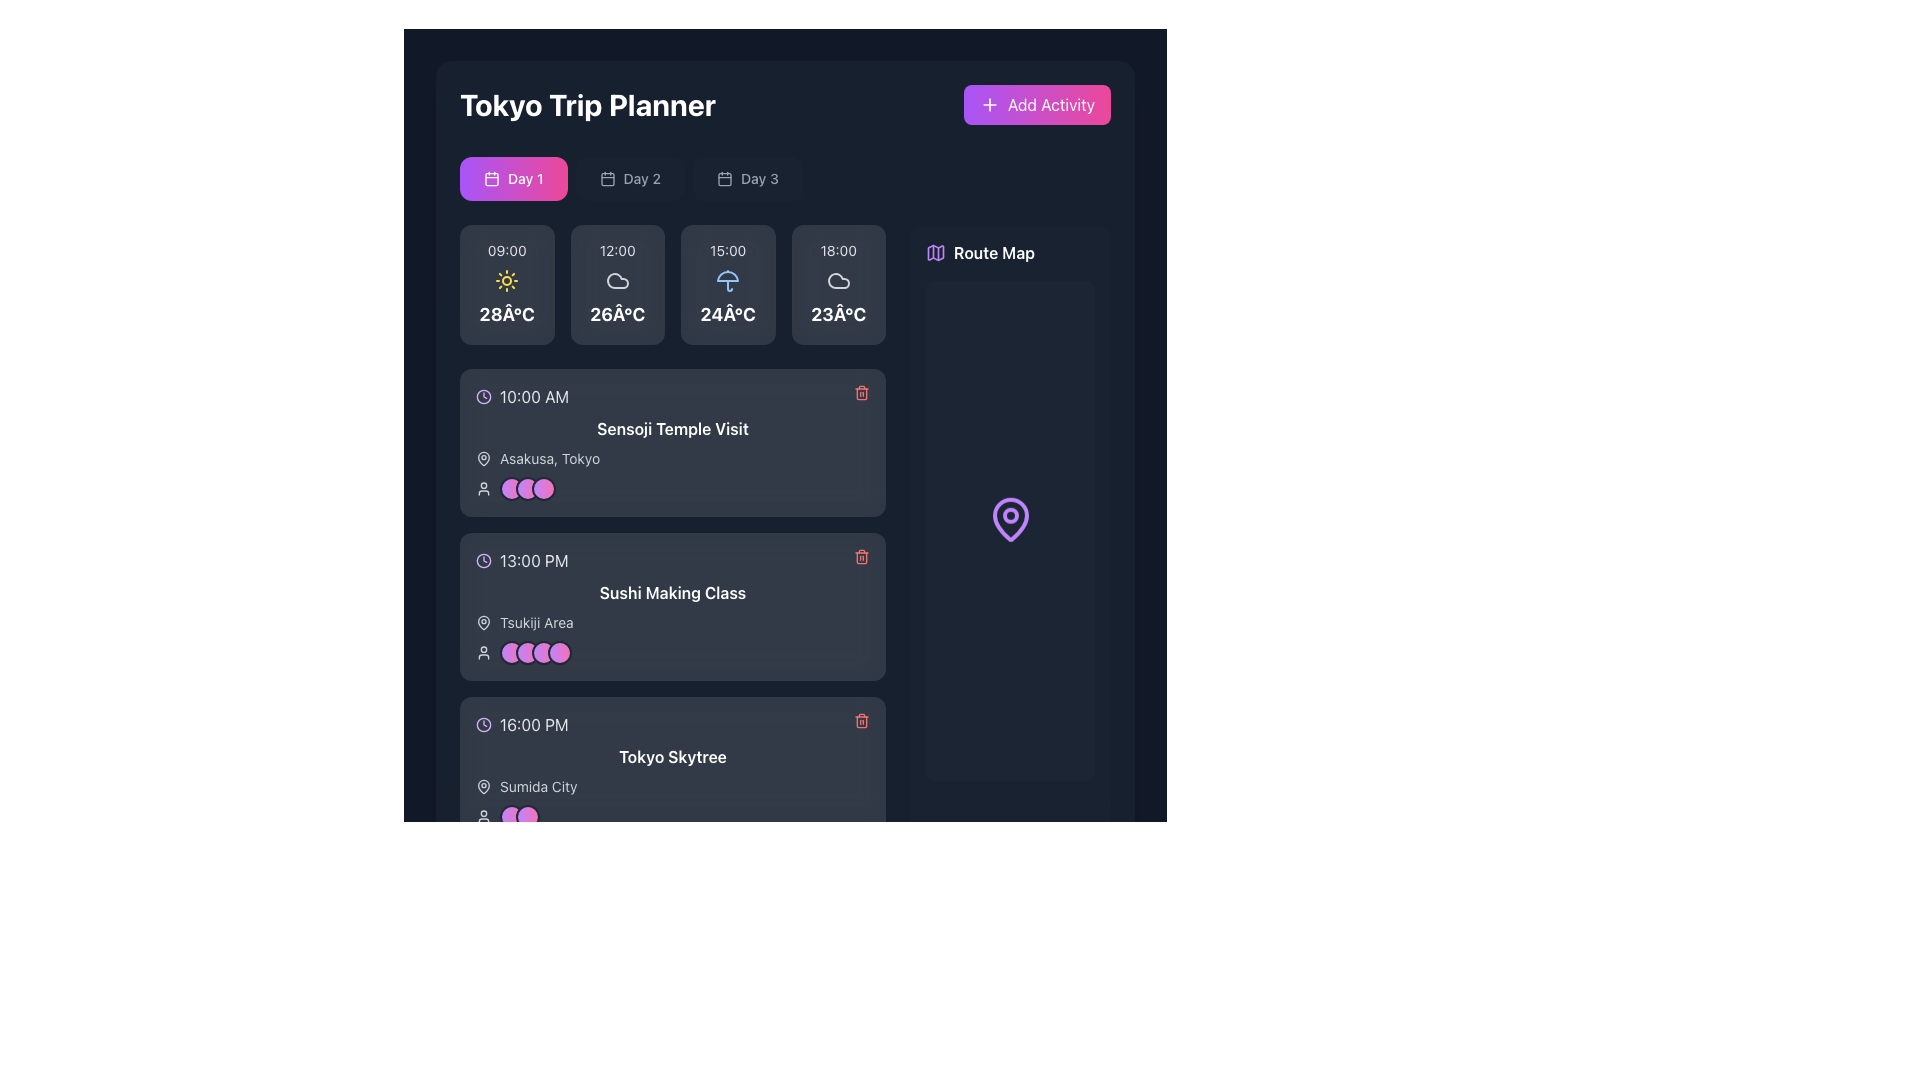  Describe the element at coordinates (727, 315) in the screenshot. I see `the temperature information label displaying '24Â°C', which is styled in white on a dark background and located below the umbrella icon in the weather forecast card for '15:00'` at that location.